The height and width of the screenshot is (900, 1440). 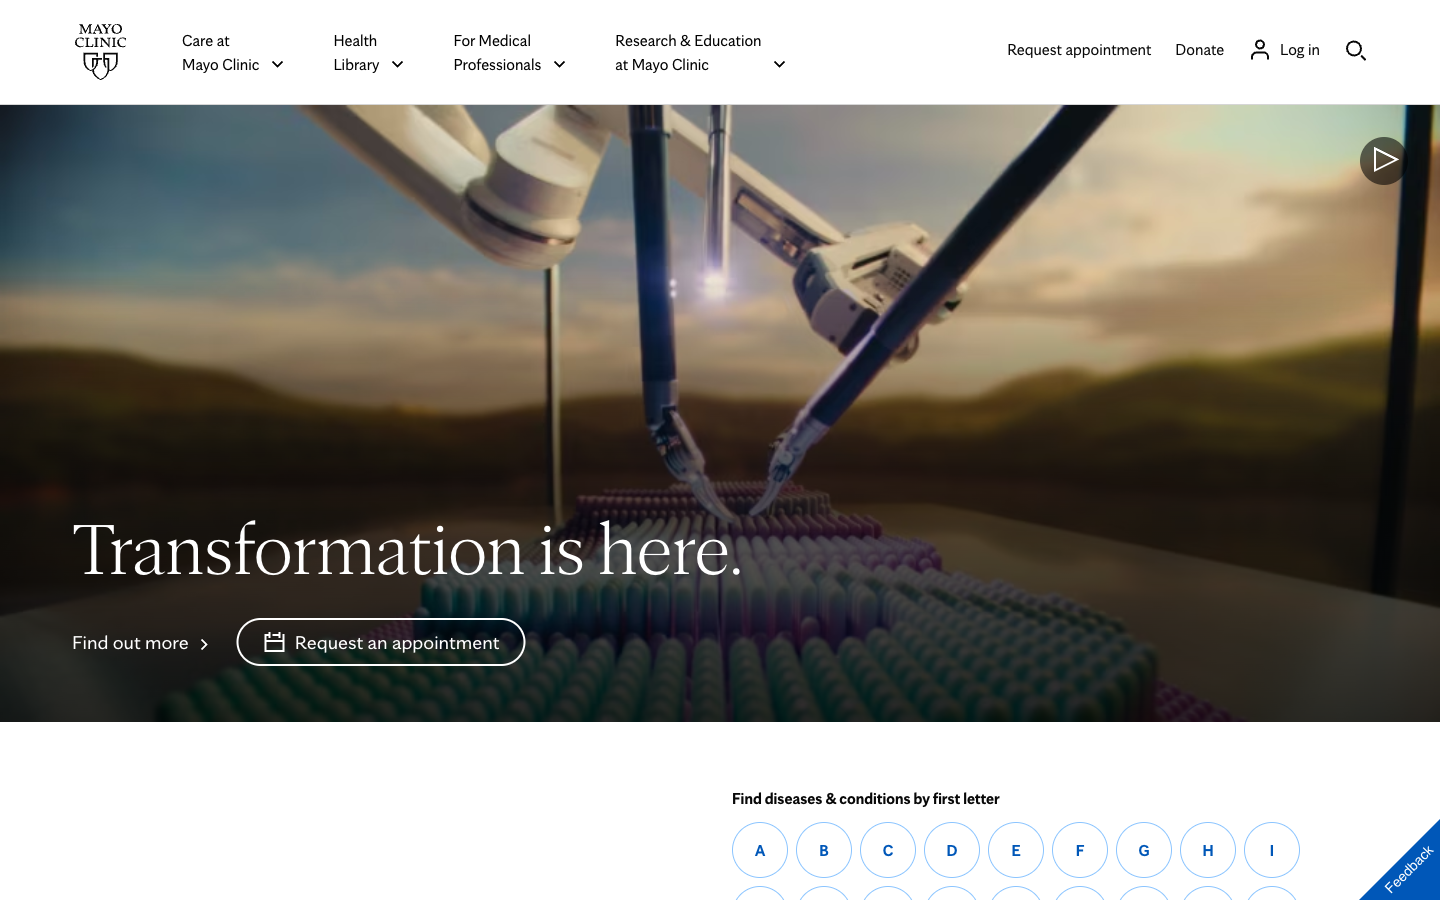 What do you see at coordinates (1553760, 44100) in the screenshot?
I see `Move the "request appointment" option to the "Donate" section` at bounding box center [1553760, 44100].